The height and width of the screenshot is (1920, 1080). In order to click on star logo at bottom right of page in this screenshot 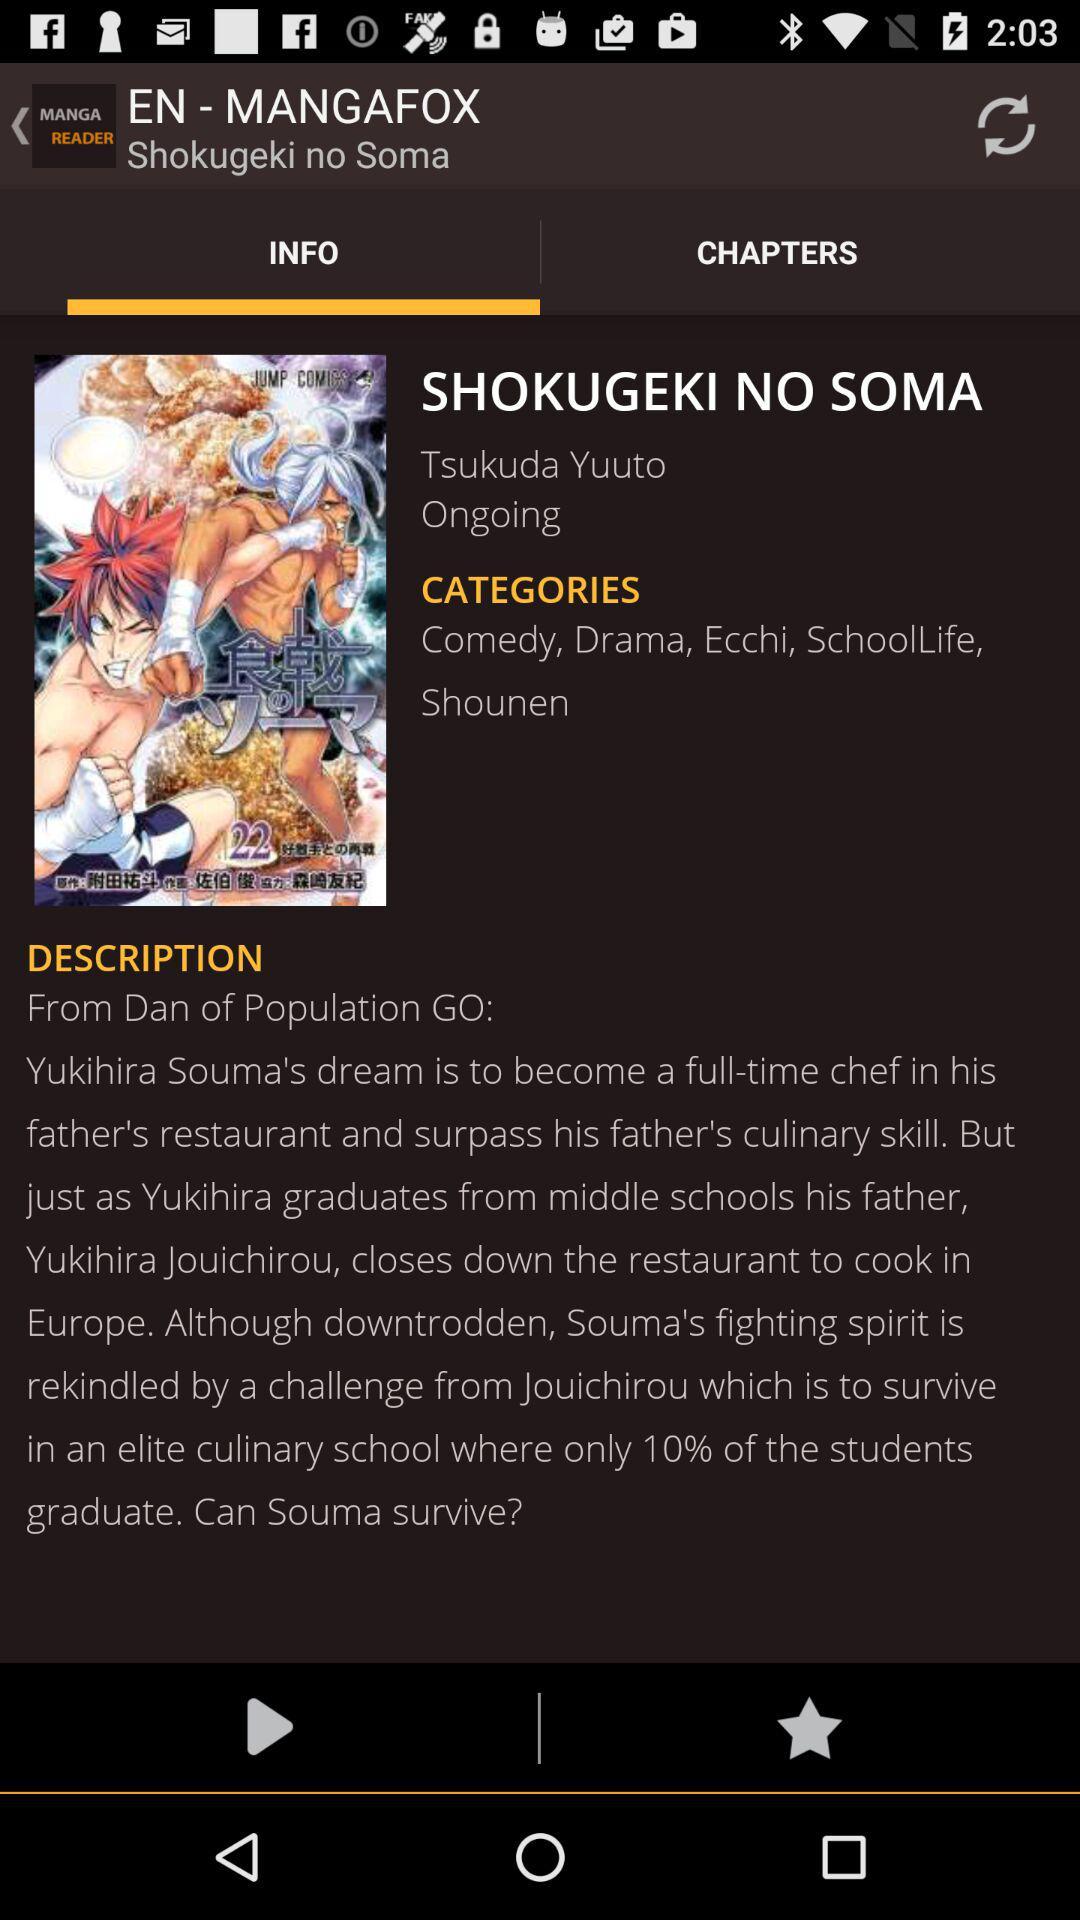, I will do `click(808, 1727)`.